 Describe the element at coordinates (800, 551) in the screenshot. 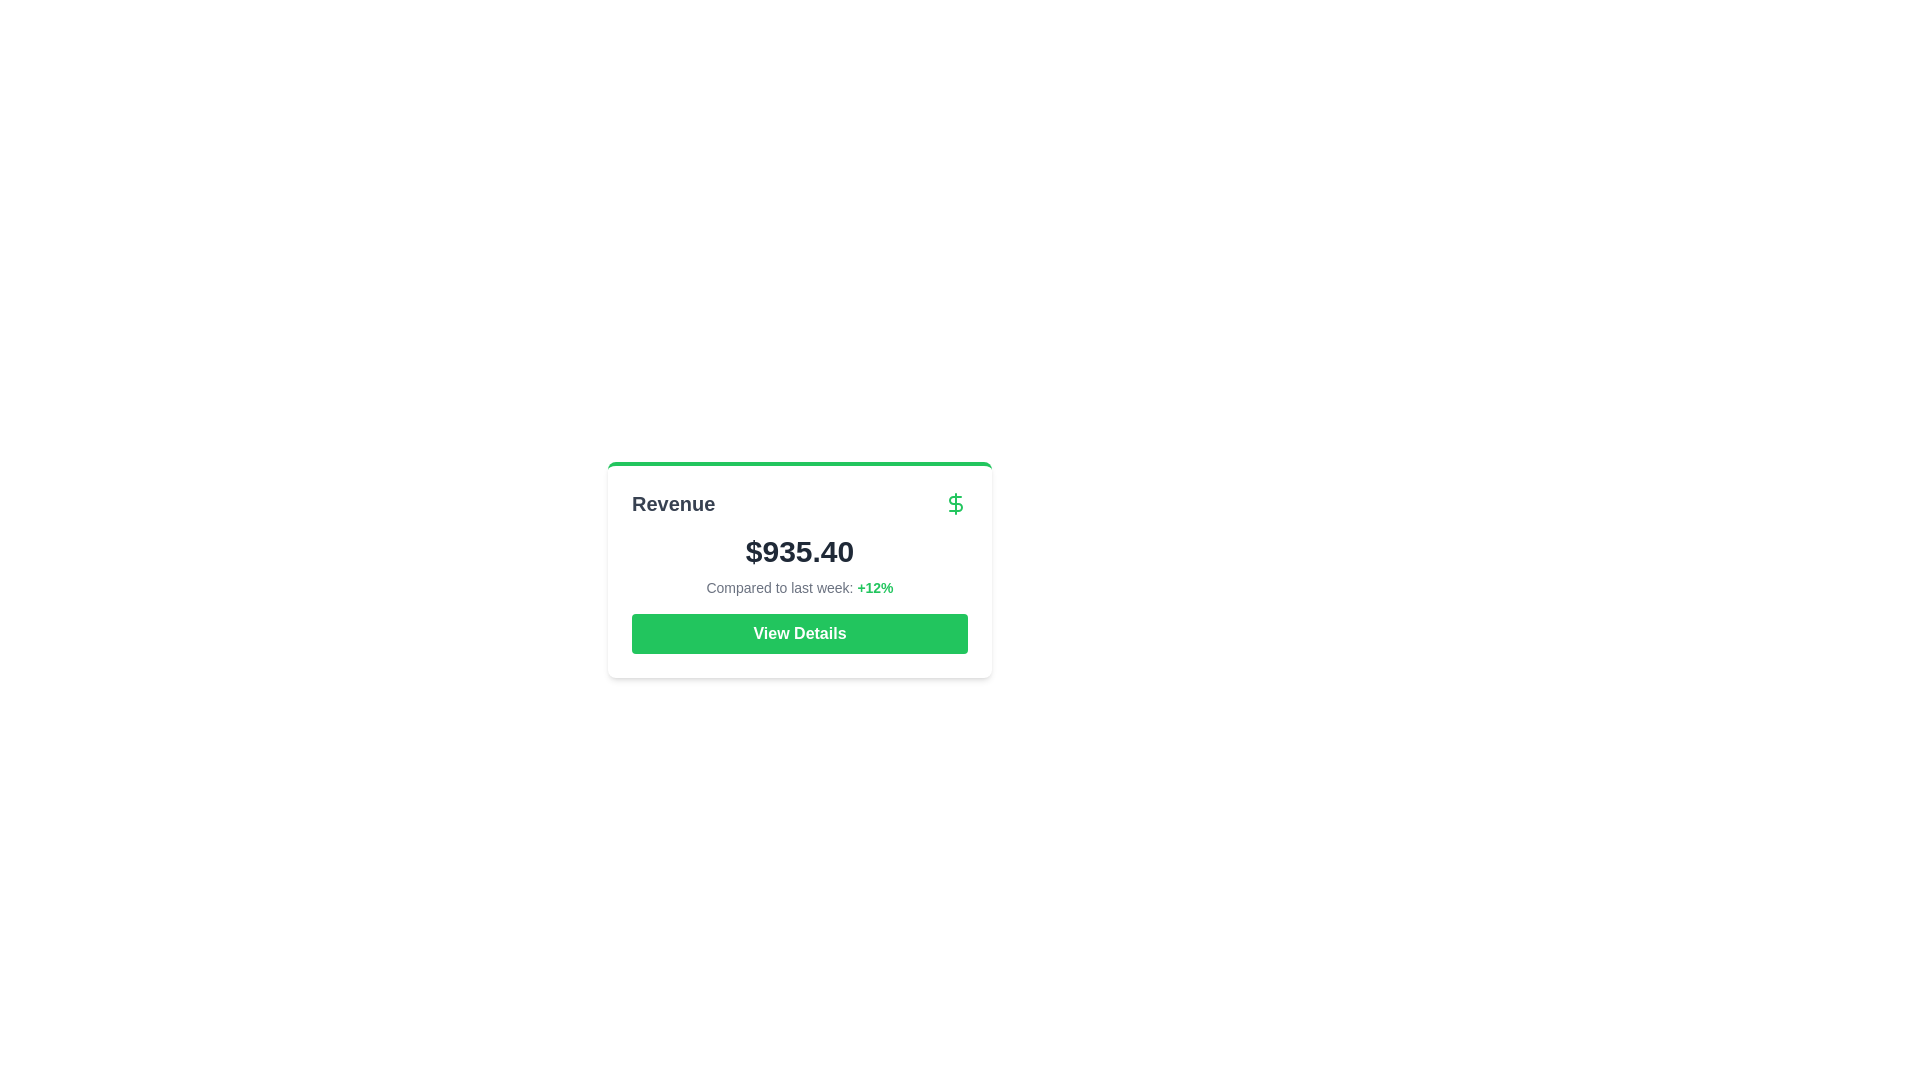

I see `numerical value displayed in the text element located centrally within the card component, which is underneath the title 'Revenue' and above the 'Compared to last week' text` at that location.